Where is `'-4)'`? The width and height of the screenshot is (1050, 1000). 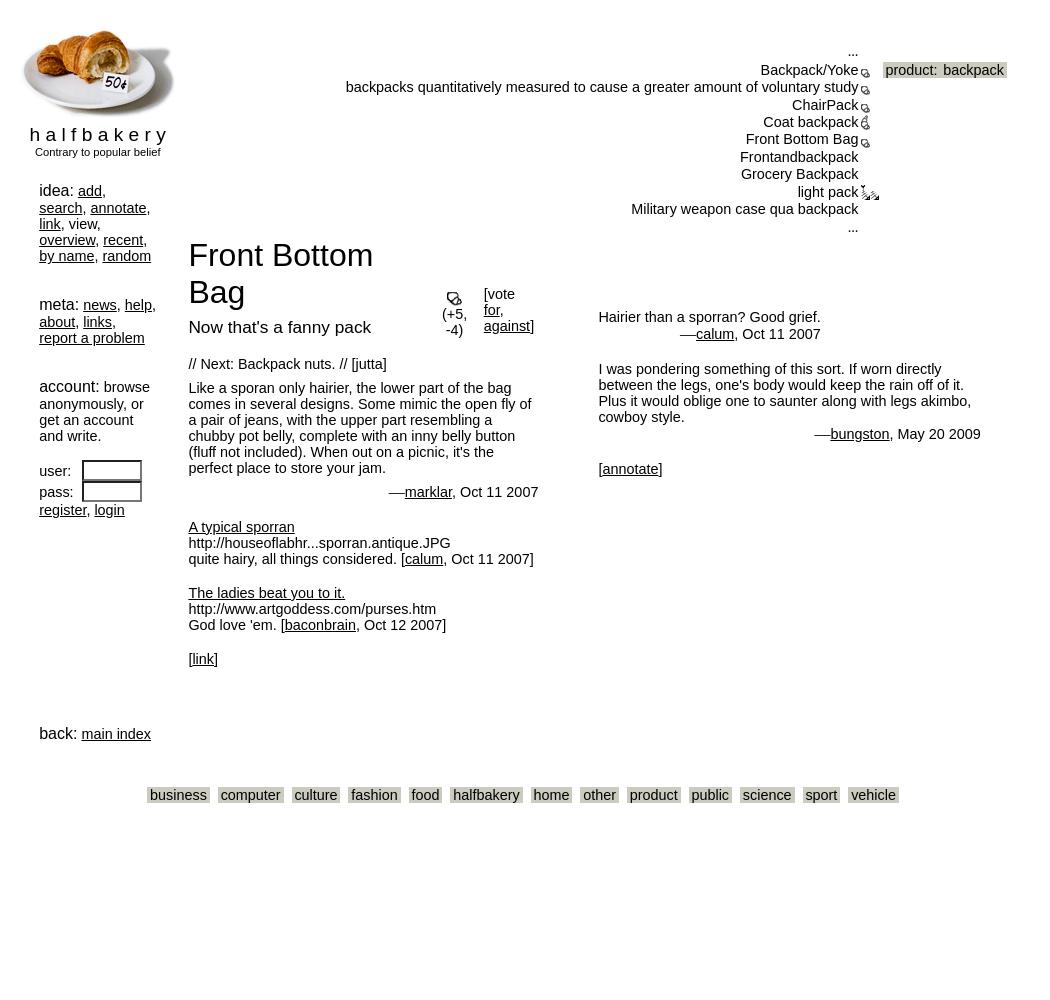 '-4)' is located at coordinates (454, 329).